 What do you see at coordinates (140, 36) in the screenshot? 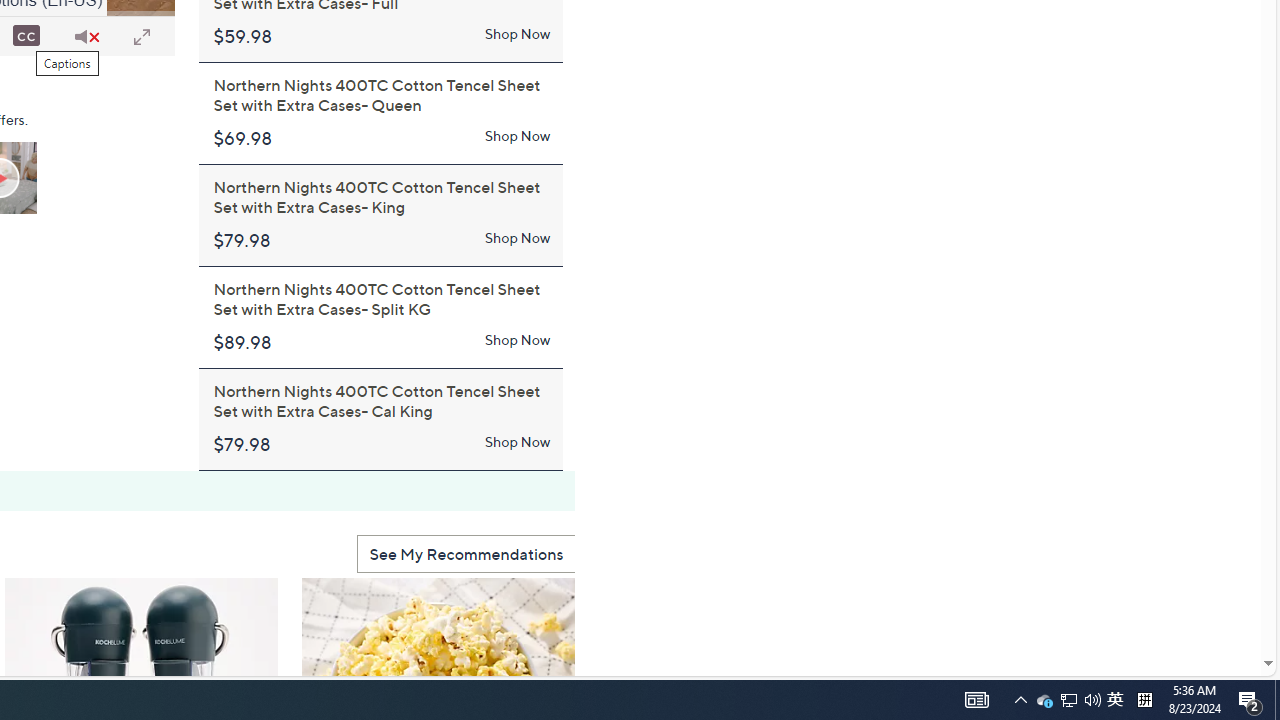
I see `'Full Screen'` at bounding box center [140, 36].